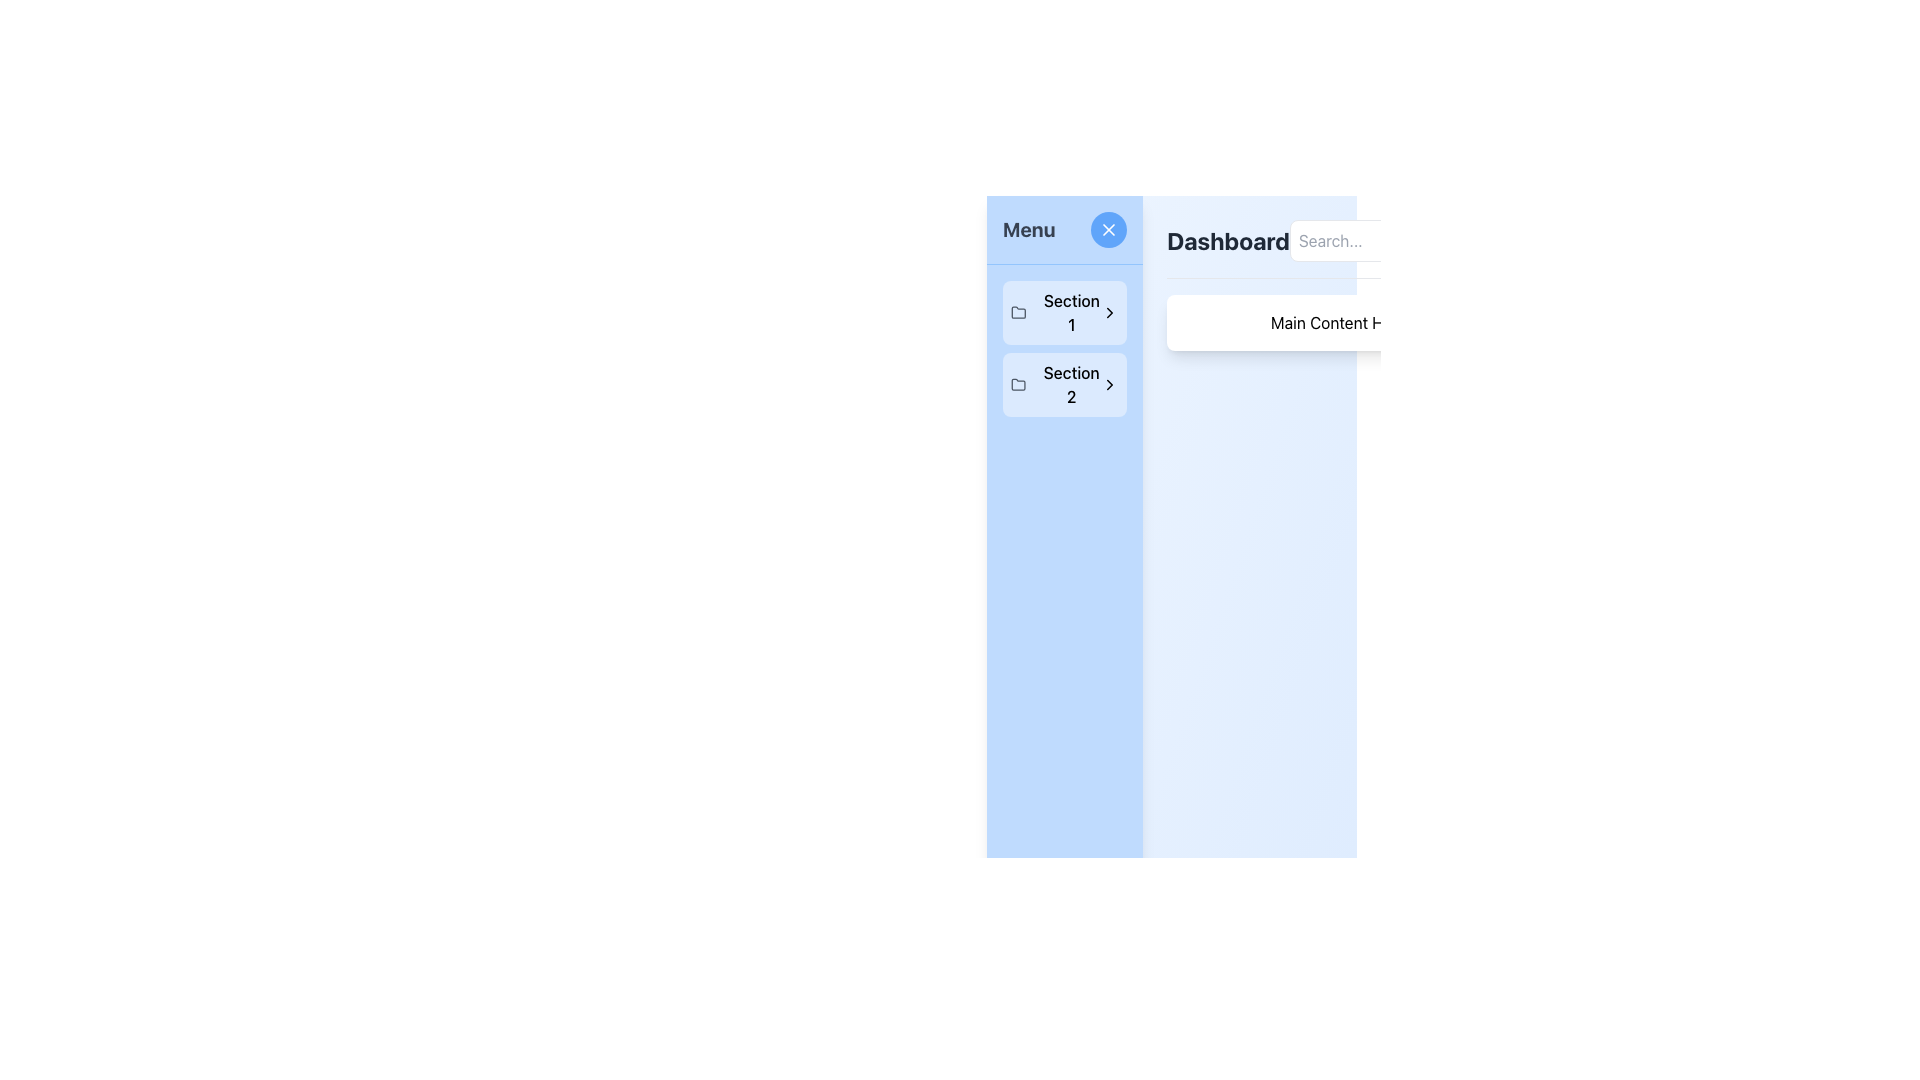  Describe the element at coordinates (1109, 312) in the screenshot. I see `the small, right-pointing triangular arrow icon in the left-side menu next to the 'Section 1' text label` at that location.